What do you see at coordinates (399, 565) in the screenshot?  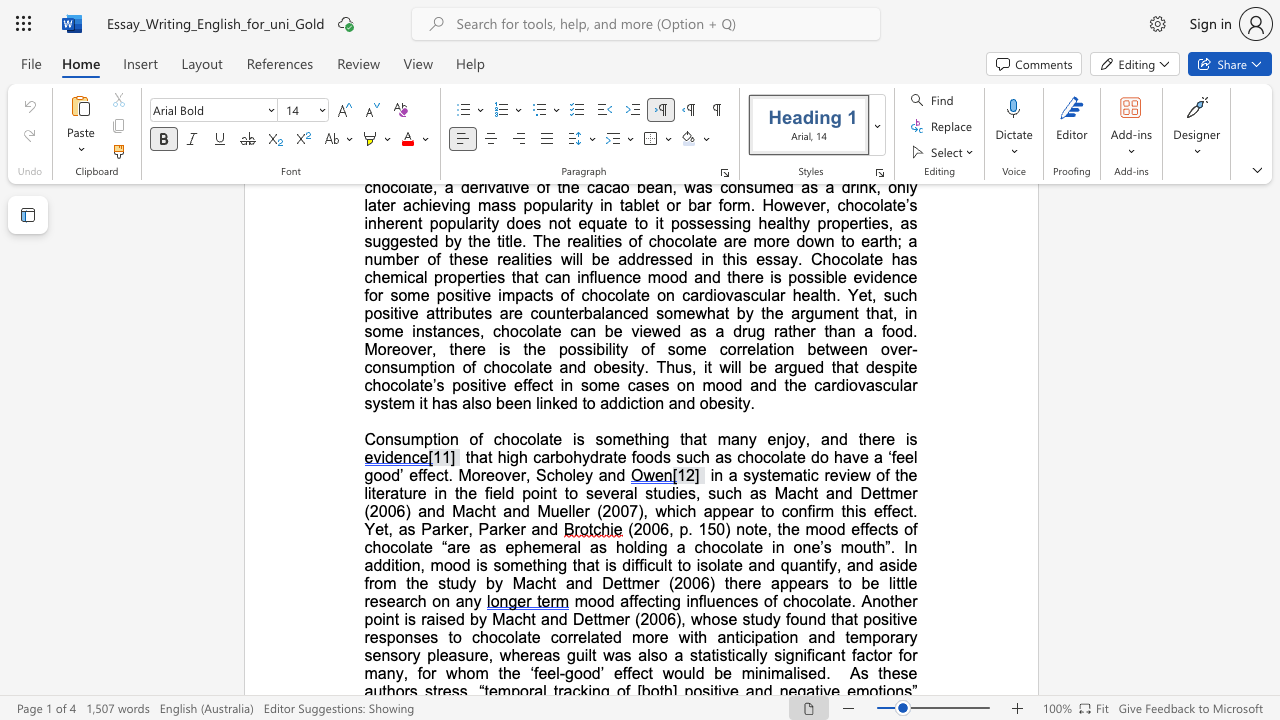 I see `the subset text "ion, mood is something that is difficult to isolate and quantify, and aside from the study by Macht and Dettmer (2006) there appears to be l" within the text "(2006, p. 150) note, the mood effects of chocolate “are as ephemeral as holding a chocolate in one’s mouth”. In addition, mood is something that is difficult to isolate and quantify, and aside from the study by Macht and Dettmer (2006) there appears to be little research on any"` at bounding box center [399, 565].